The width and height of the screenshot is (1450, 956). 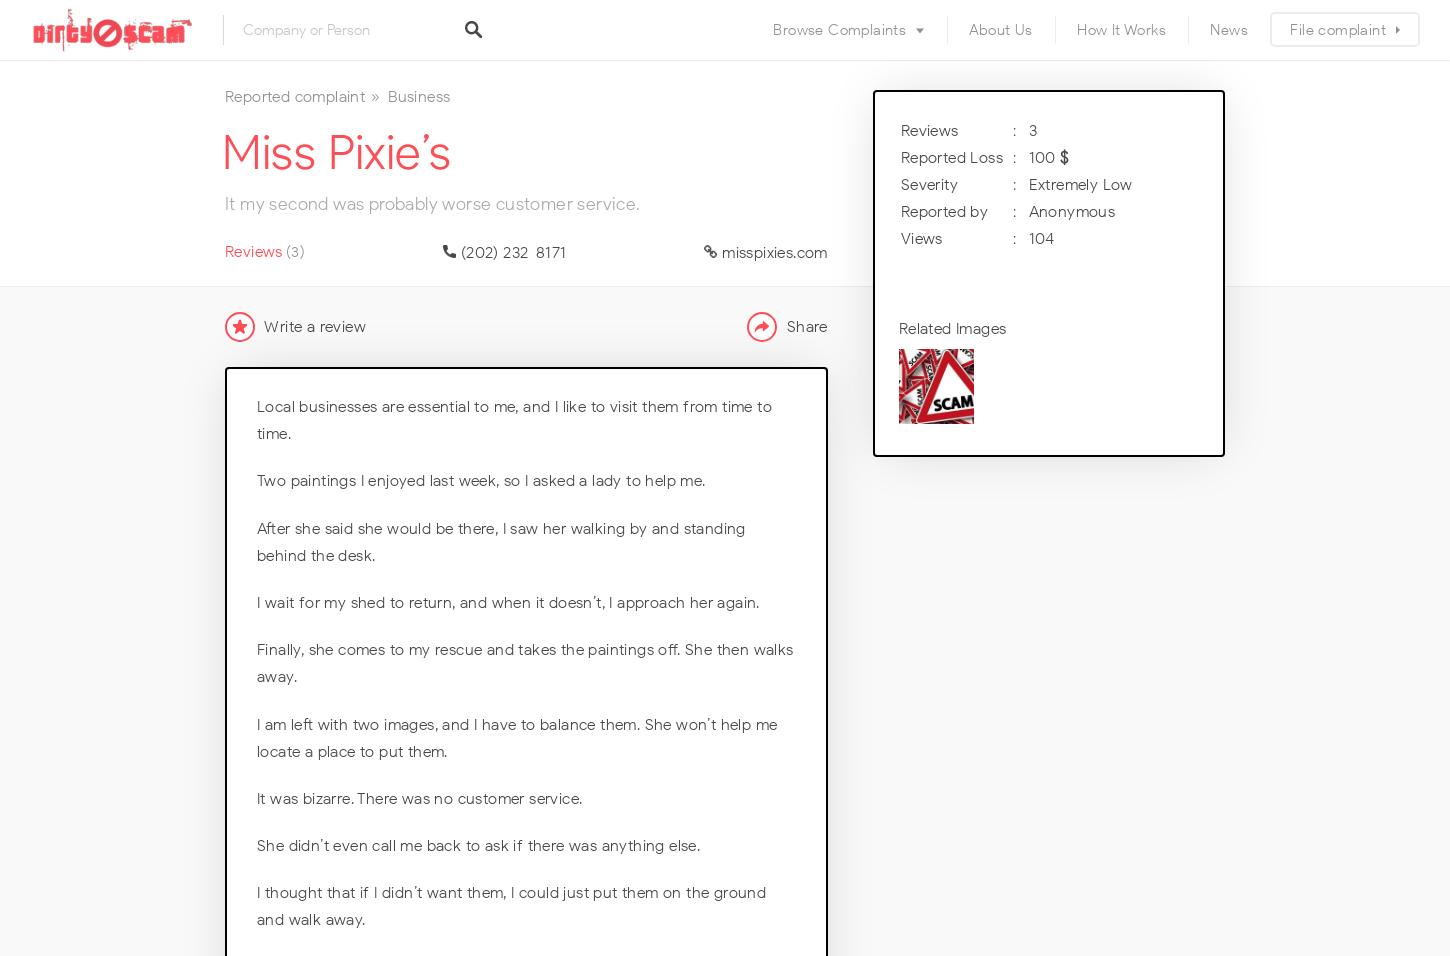 What do you see at coordinates (477, 845) in the screenshot?
I see `'She didn’t even call me back to ask if there was anything else.'` at bounding box center [477, 845].